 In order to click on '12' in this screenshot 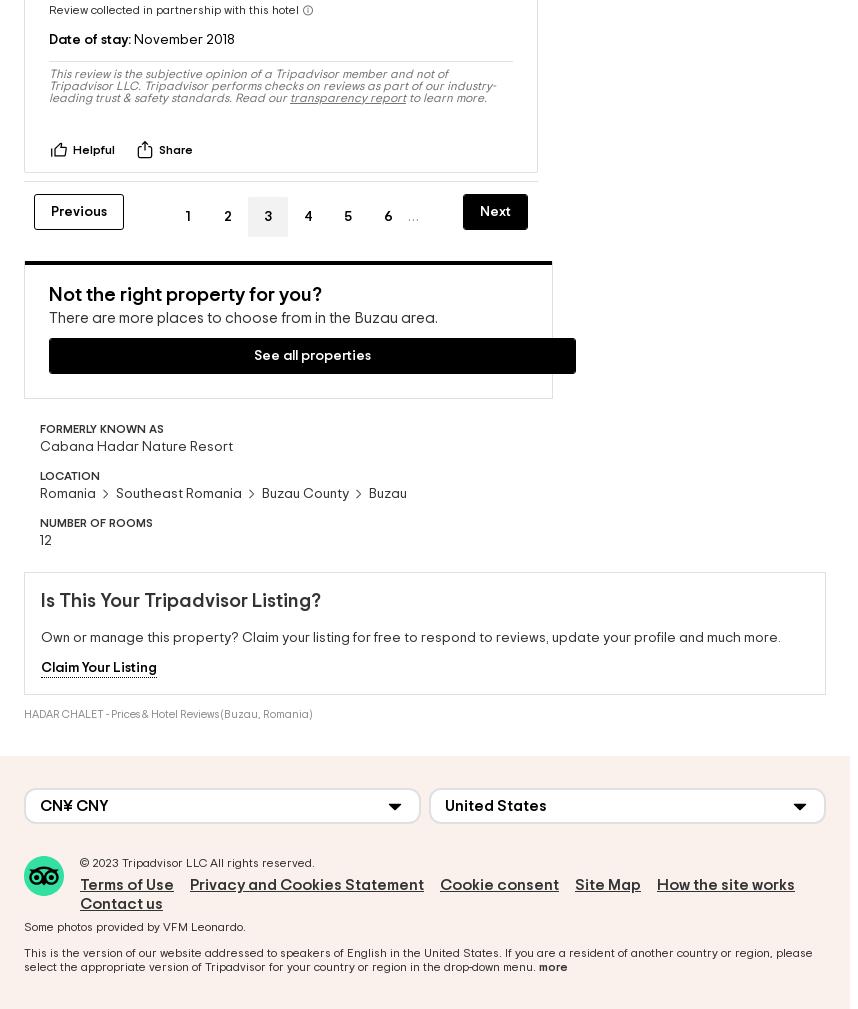, I will do `click(44, 534)`.